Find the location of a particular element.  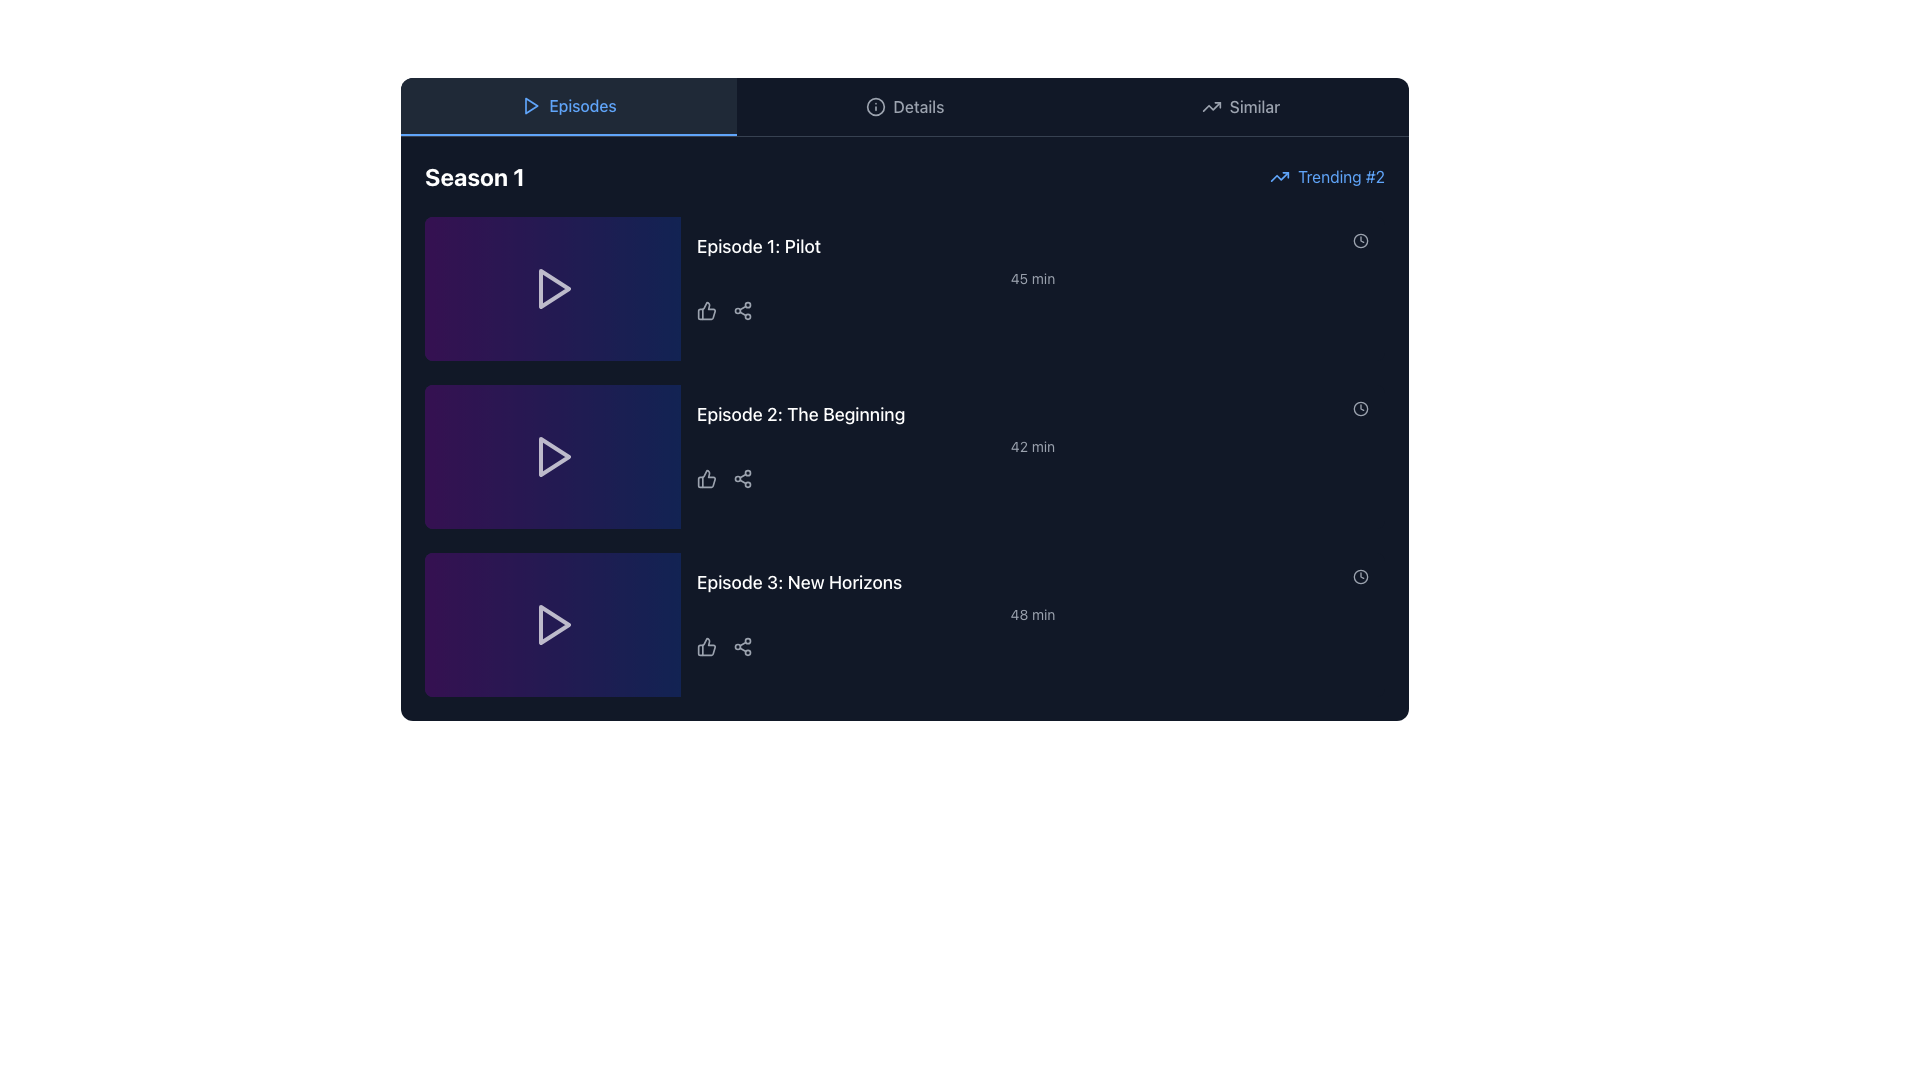

the thumbs-up icon representing the like button, located to the right of 'Episode 1: Pilot', to change its color is located at coordinates (706, 311).